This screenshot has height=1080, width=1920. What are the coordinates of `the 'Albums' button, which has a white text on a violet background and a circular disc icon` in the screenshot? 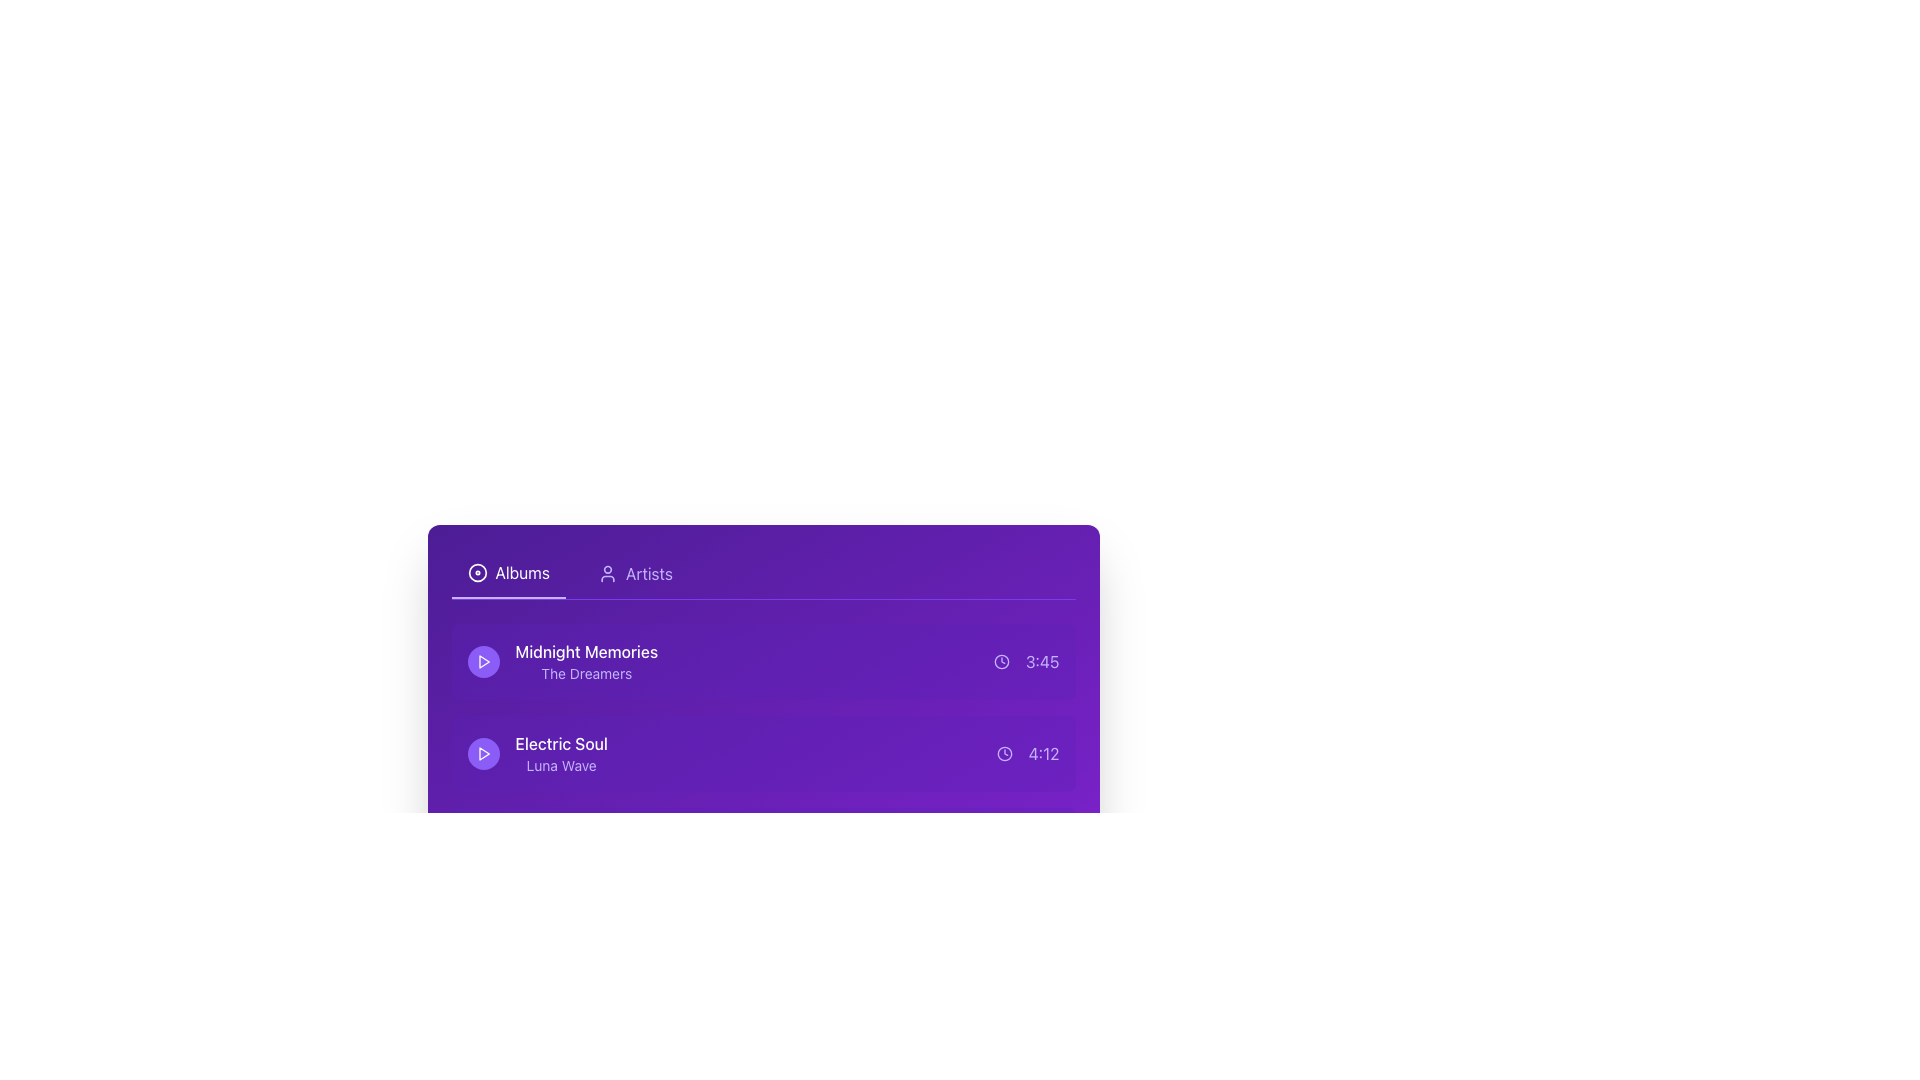 It's located at (508, 574).